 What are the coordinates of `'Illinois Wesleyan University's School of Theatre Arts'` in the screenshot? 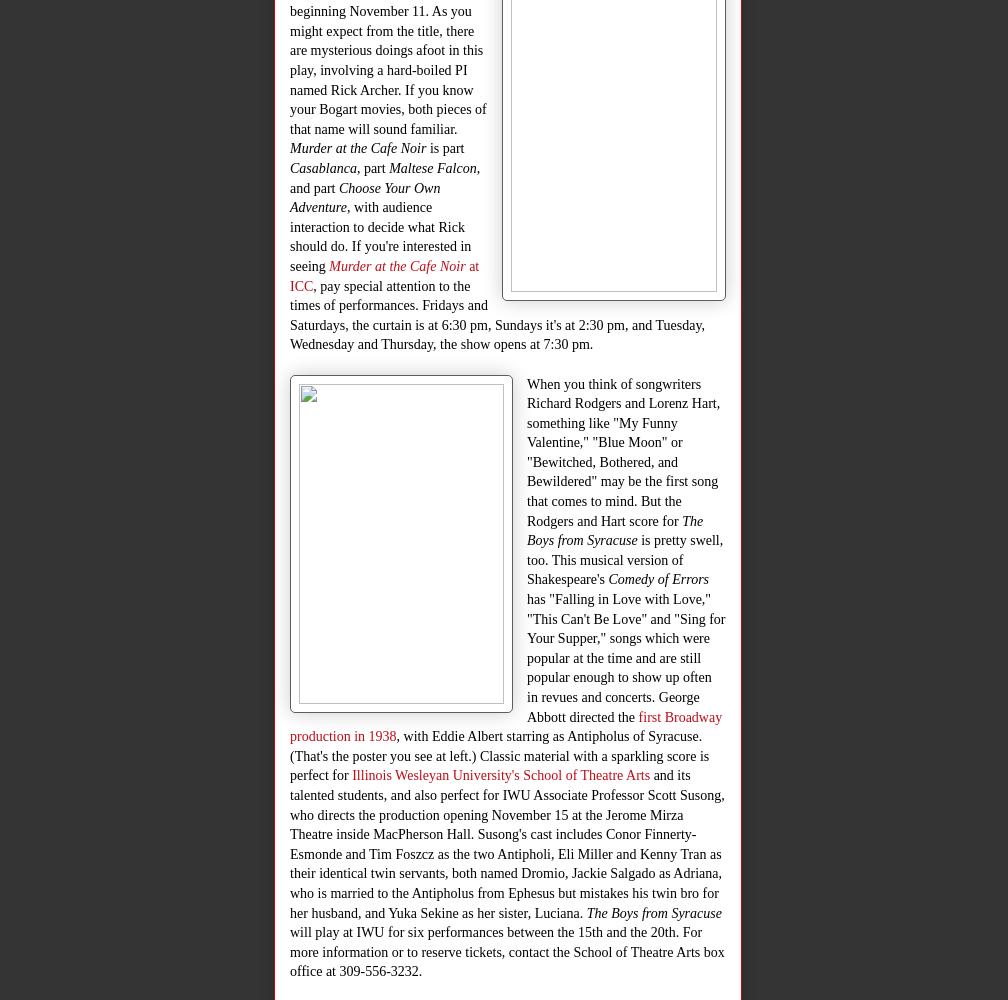 It's located at (500, 775).